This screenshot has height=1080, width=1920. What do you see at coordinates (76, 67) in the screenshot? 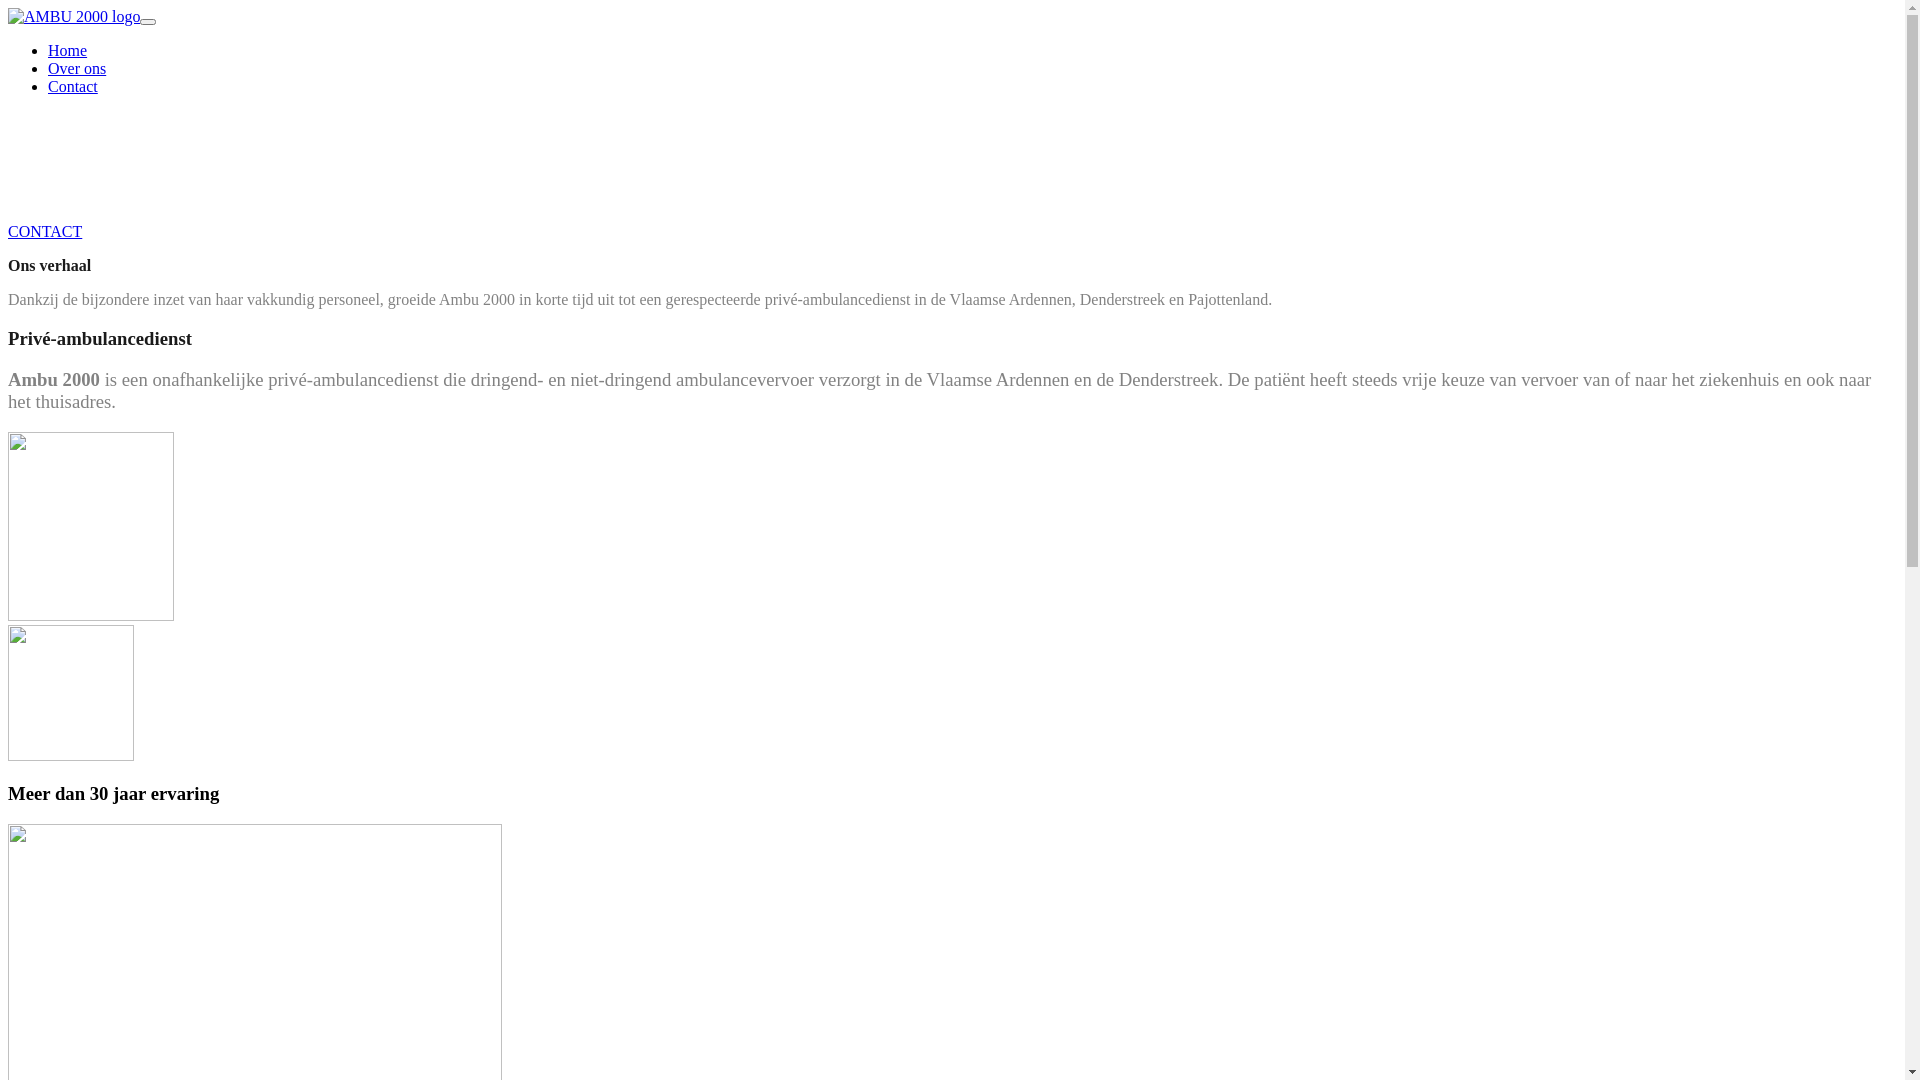
I see `'Over ons'` at bounding box center [76, 67].